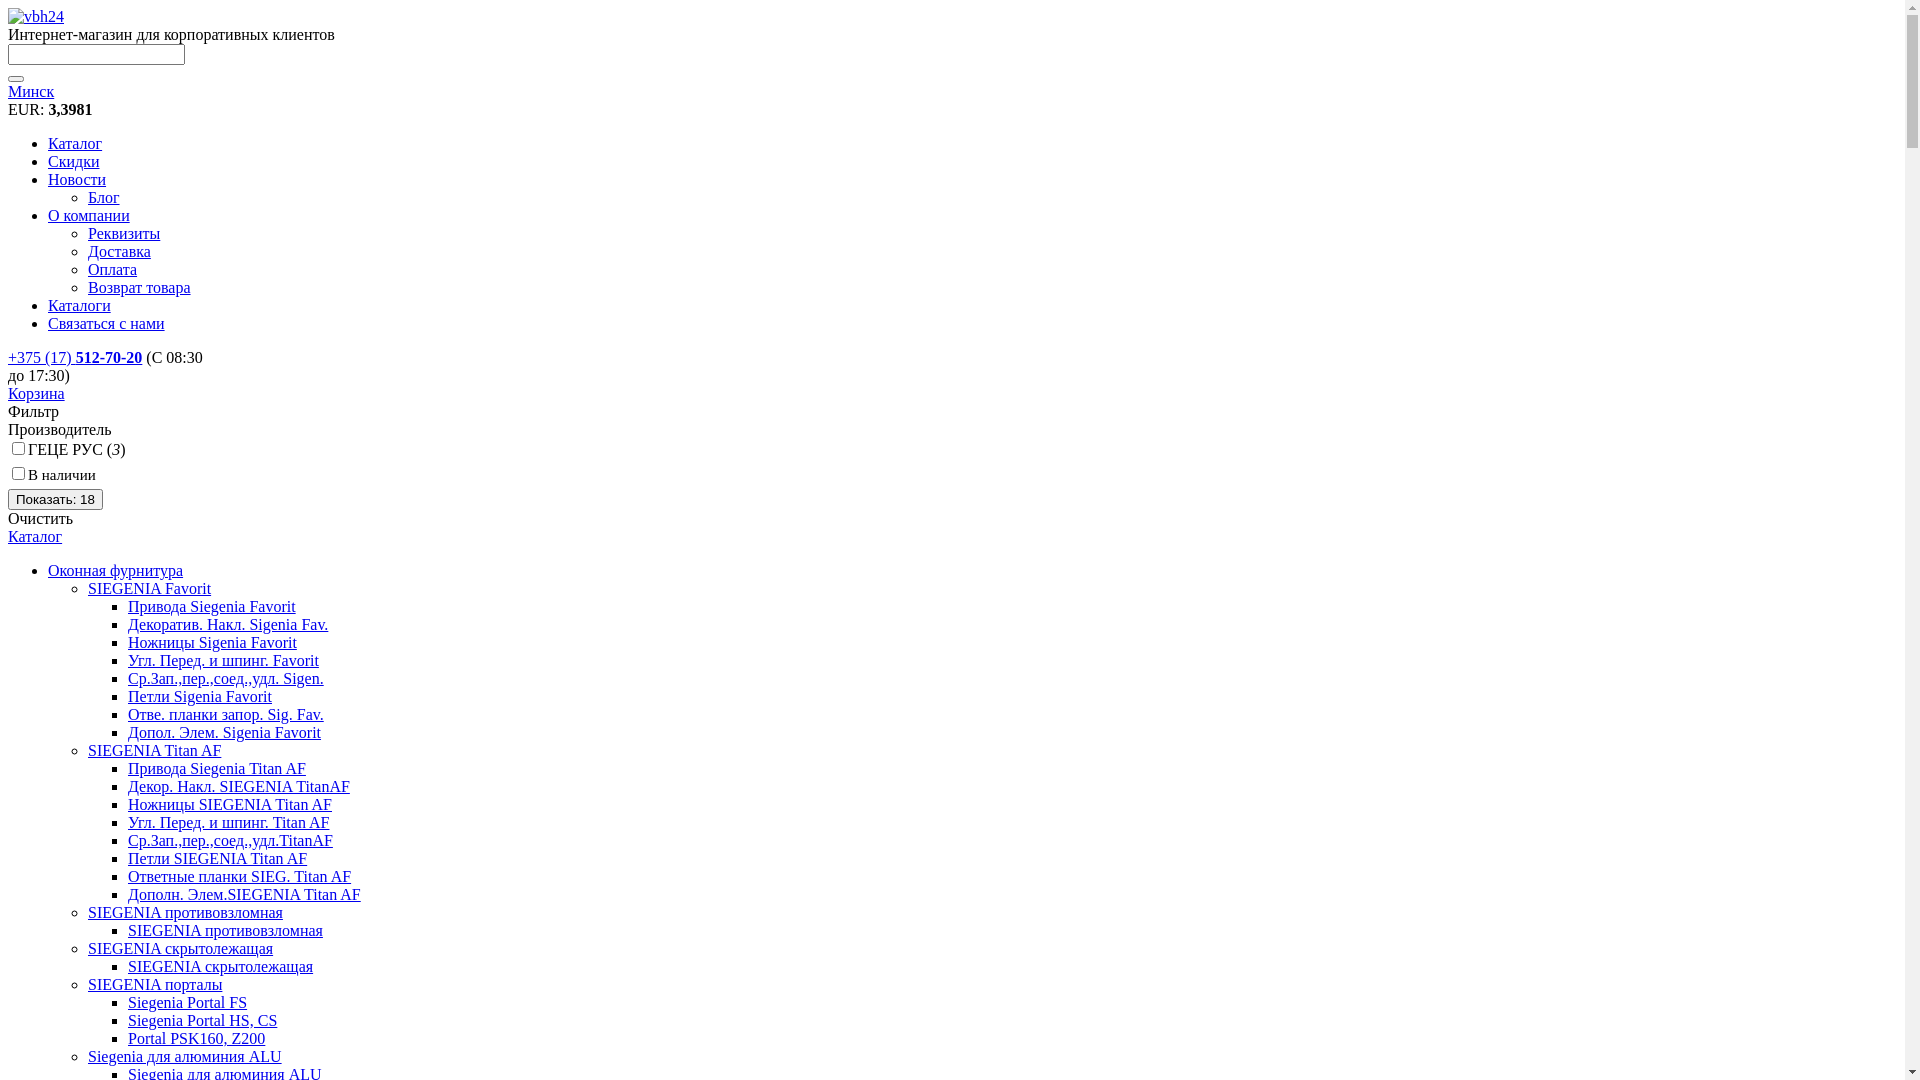 The height and width of the screenshot is (1080, 1920). Describe the element at coordinates (196, 1037) in the screenshot. I see `'Portal PSK160, Z200'` at that location.